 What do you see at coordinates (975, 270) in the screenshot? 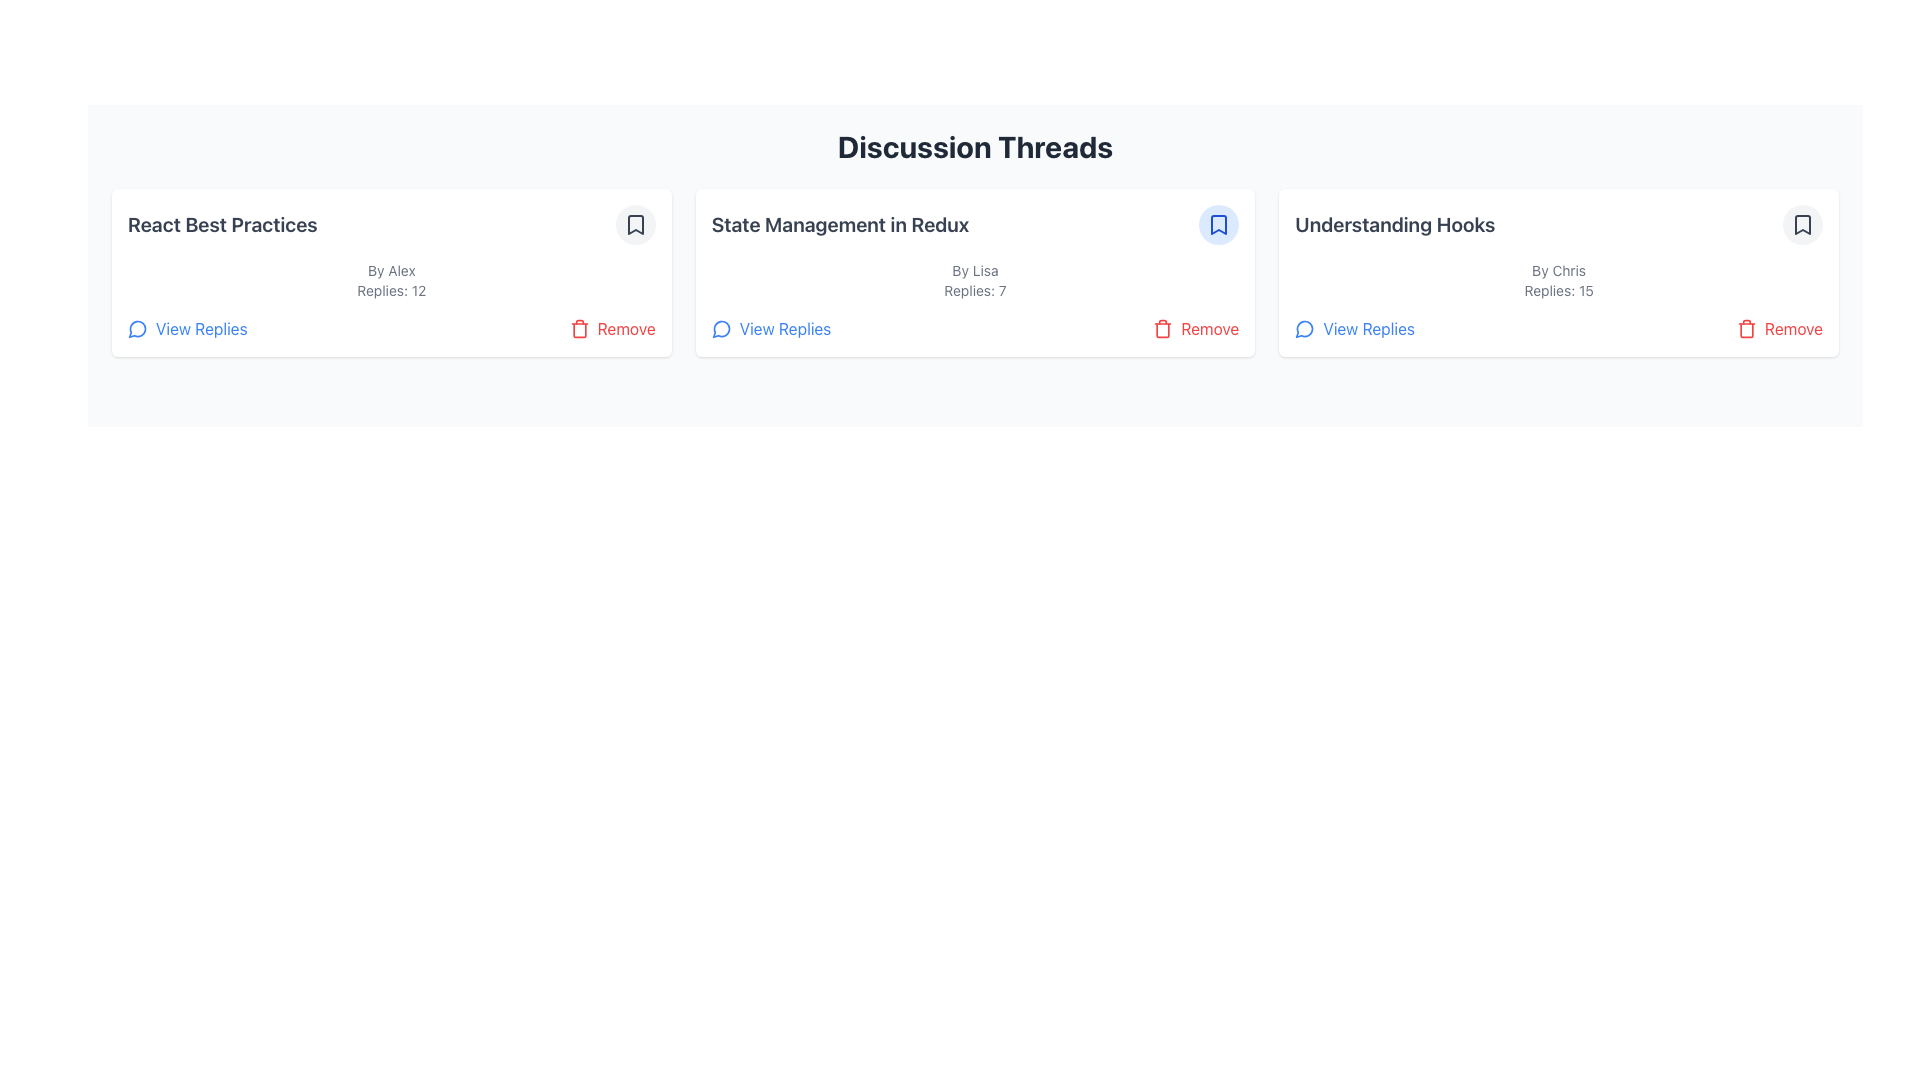
I see `the static text label displaying 'By Lisa', which is styled in a muted gray color and located below the heading 'State Management in Redux' in the 'Discussion Threads' section` at bounding box center [975, 270].